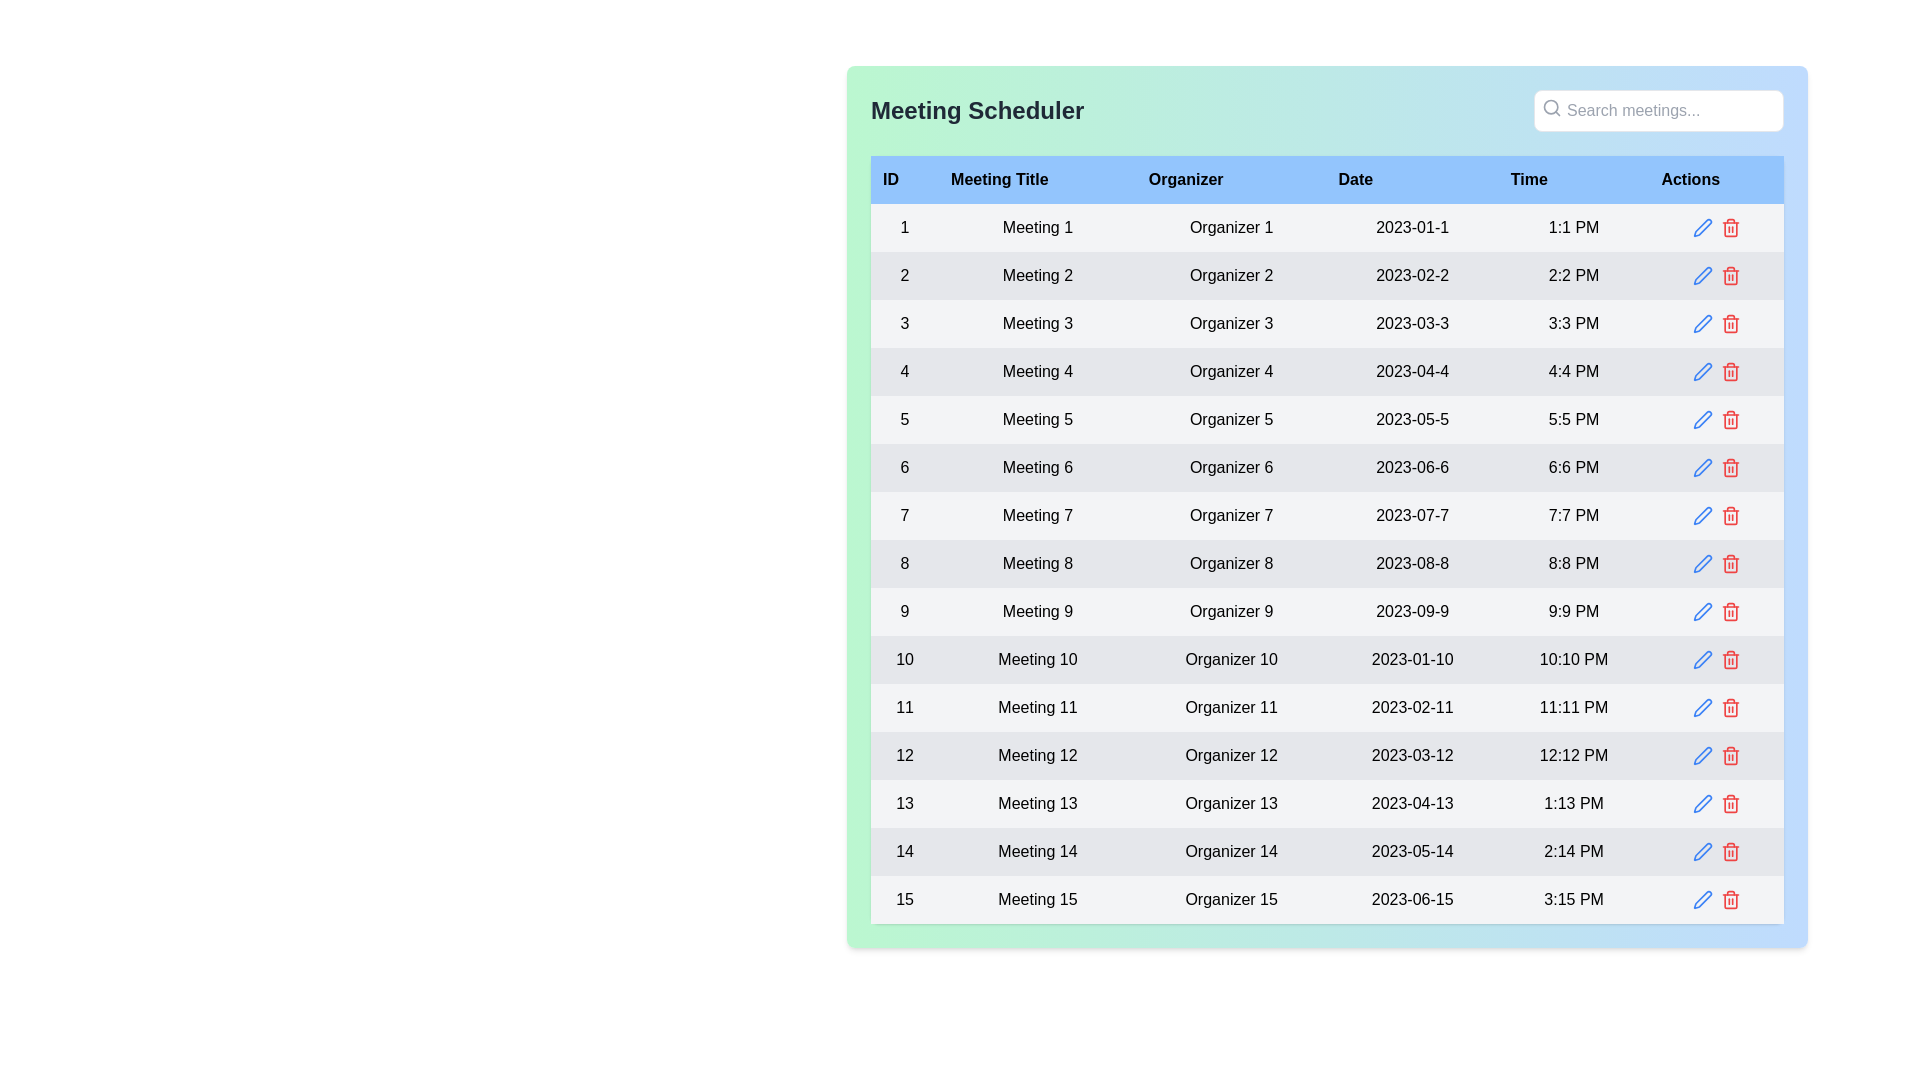 This screenshot has width=1920, height=1080. What do you see at coordinates (1701, 659) in the screenshot?
I see `the edit button located in the 'Actions' column of the table row for the meeting scheduled on 2023-01-10 at 10:10 PM to initiate the edit process for that row's data` at bounding box center [1701, 659].